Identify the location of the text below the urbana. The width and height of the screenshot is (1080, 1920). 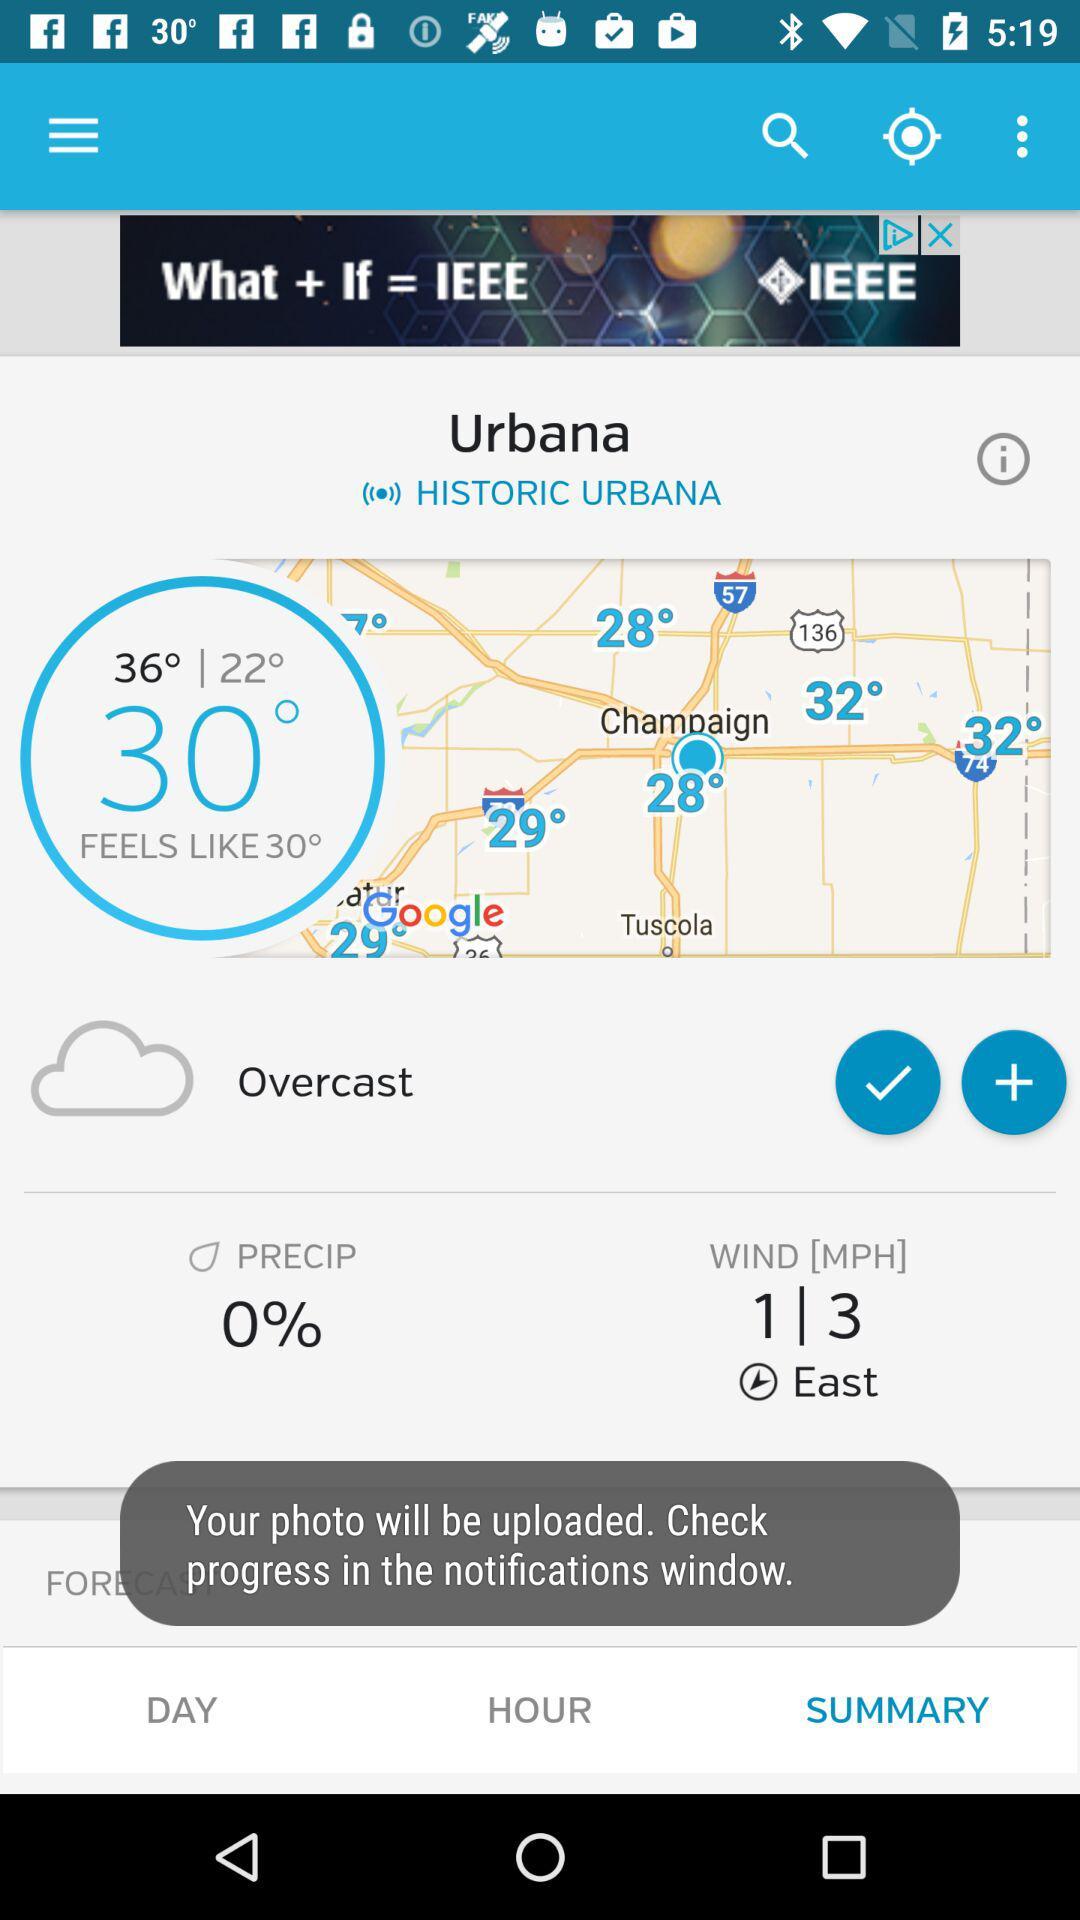
(540, 493).